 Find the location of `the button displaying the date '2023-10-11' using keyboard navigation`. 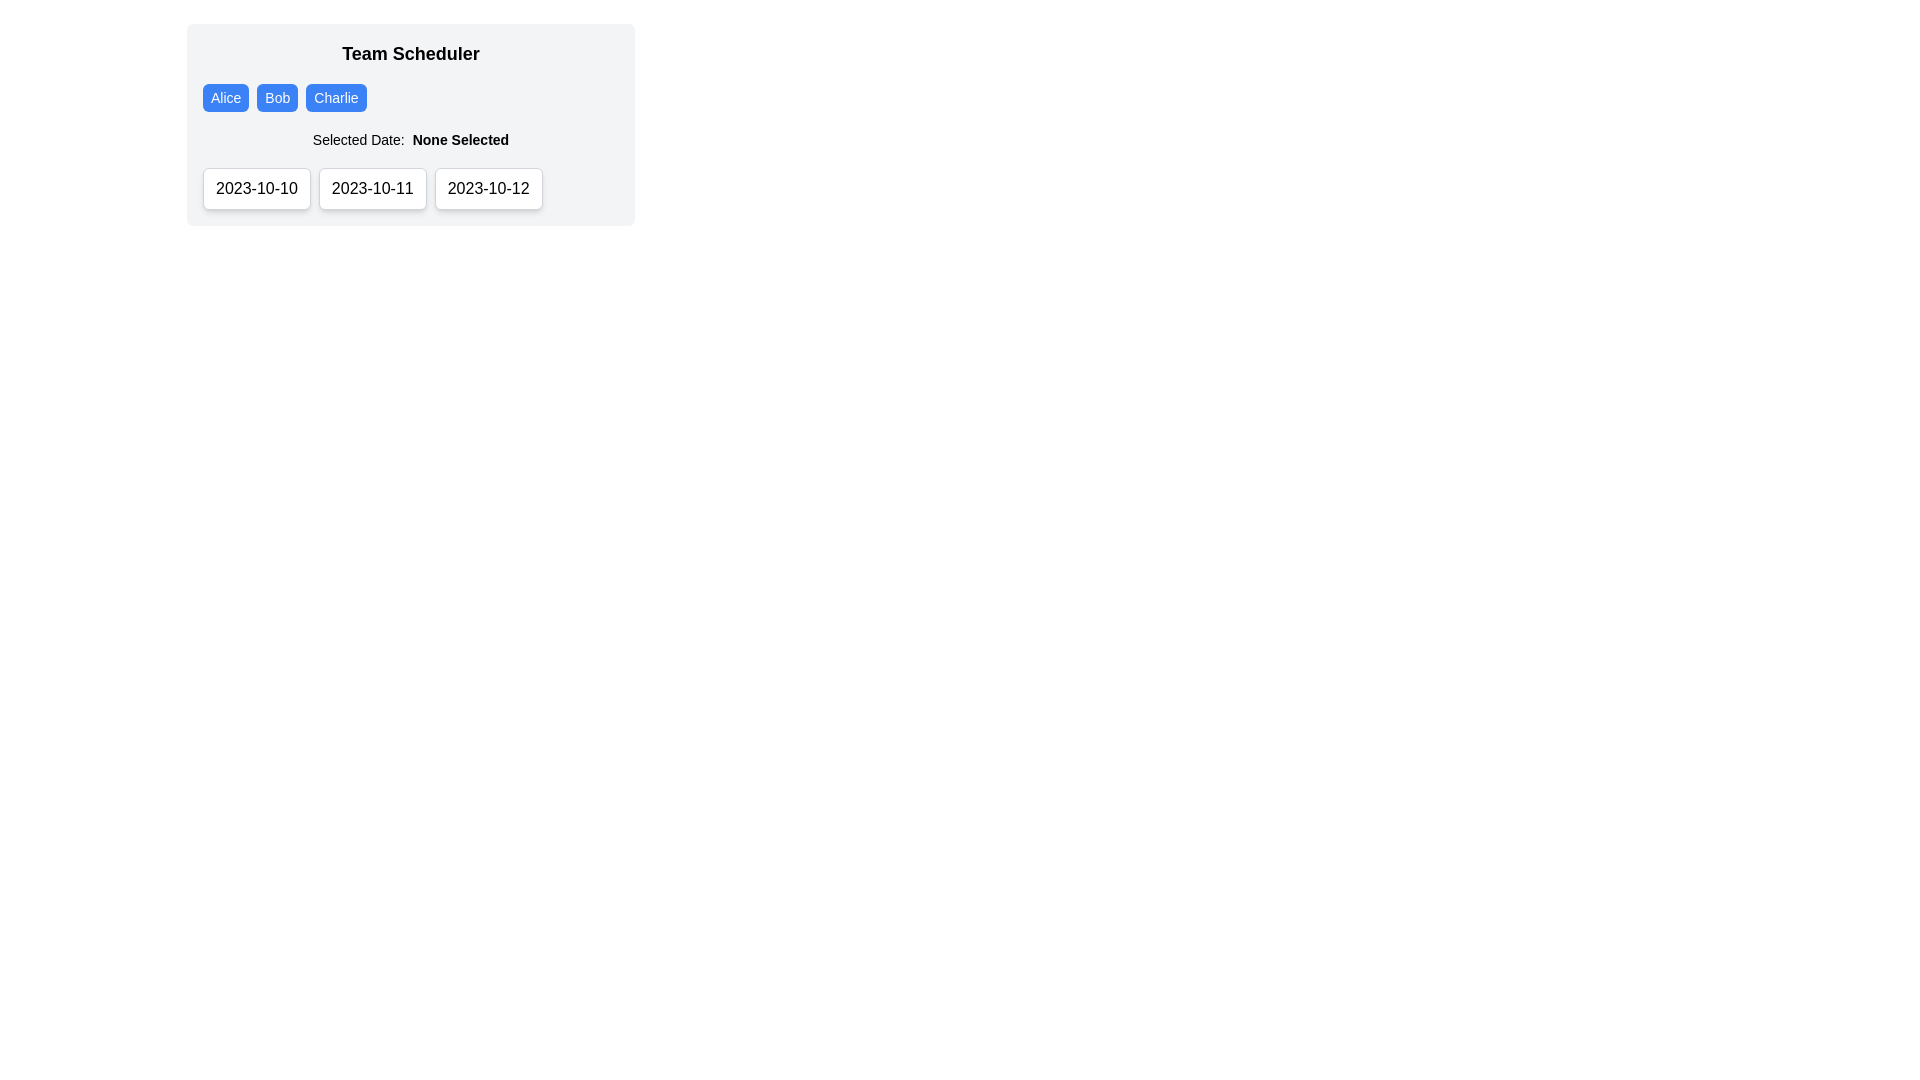

the button displaying the date '2023-10-11' using keyboard navigation is located at coordinates (372, 189).